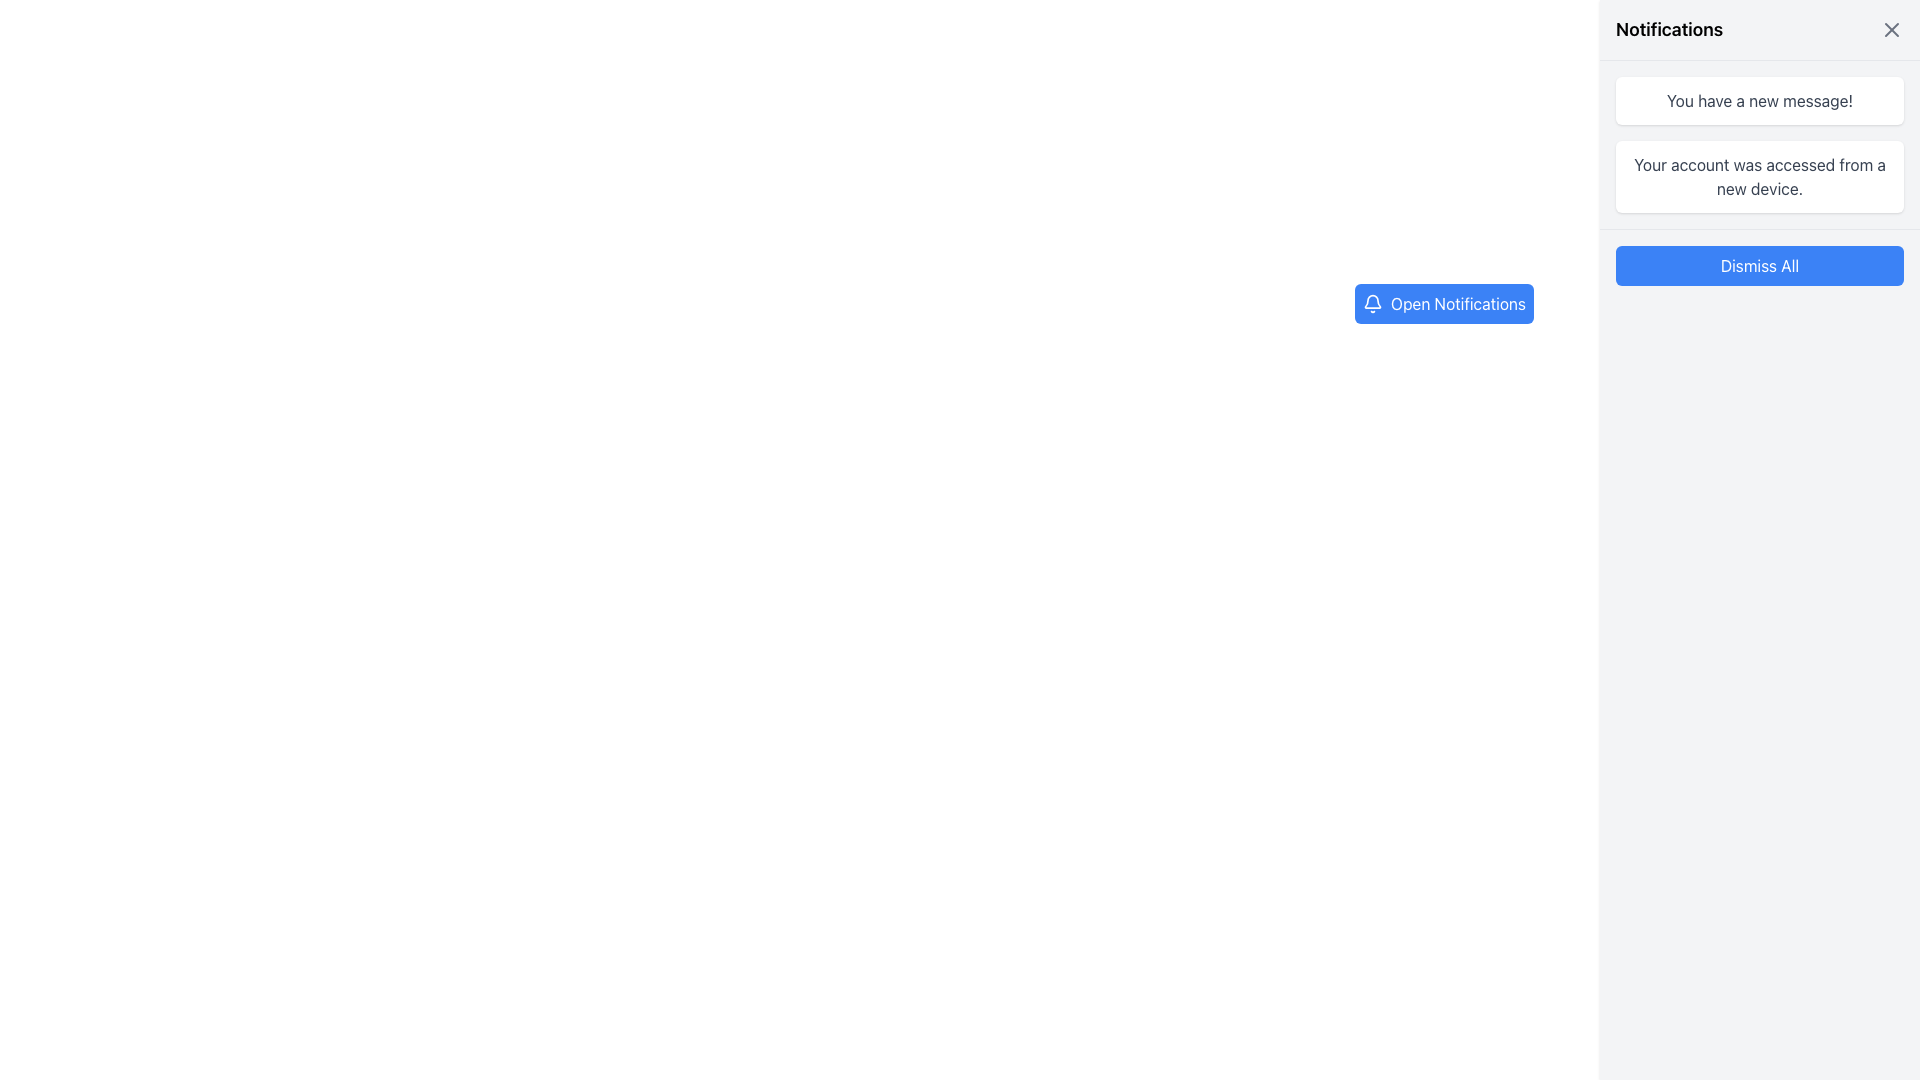  I want to click on the horizontal button with a blue background and white text that says 'Dismiss All', so click(1760, 265).